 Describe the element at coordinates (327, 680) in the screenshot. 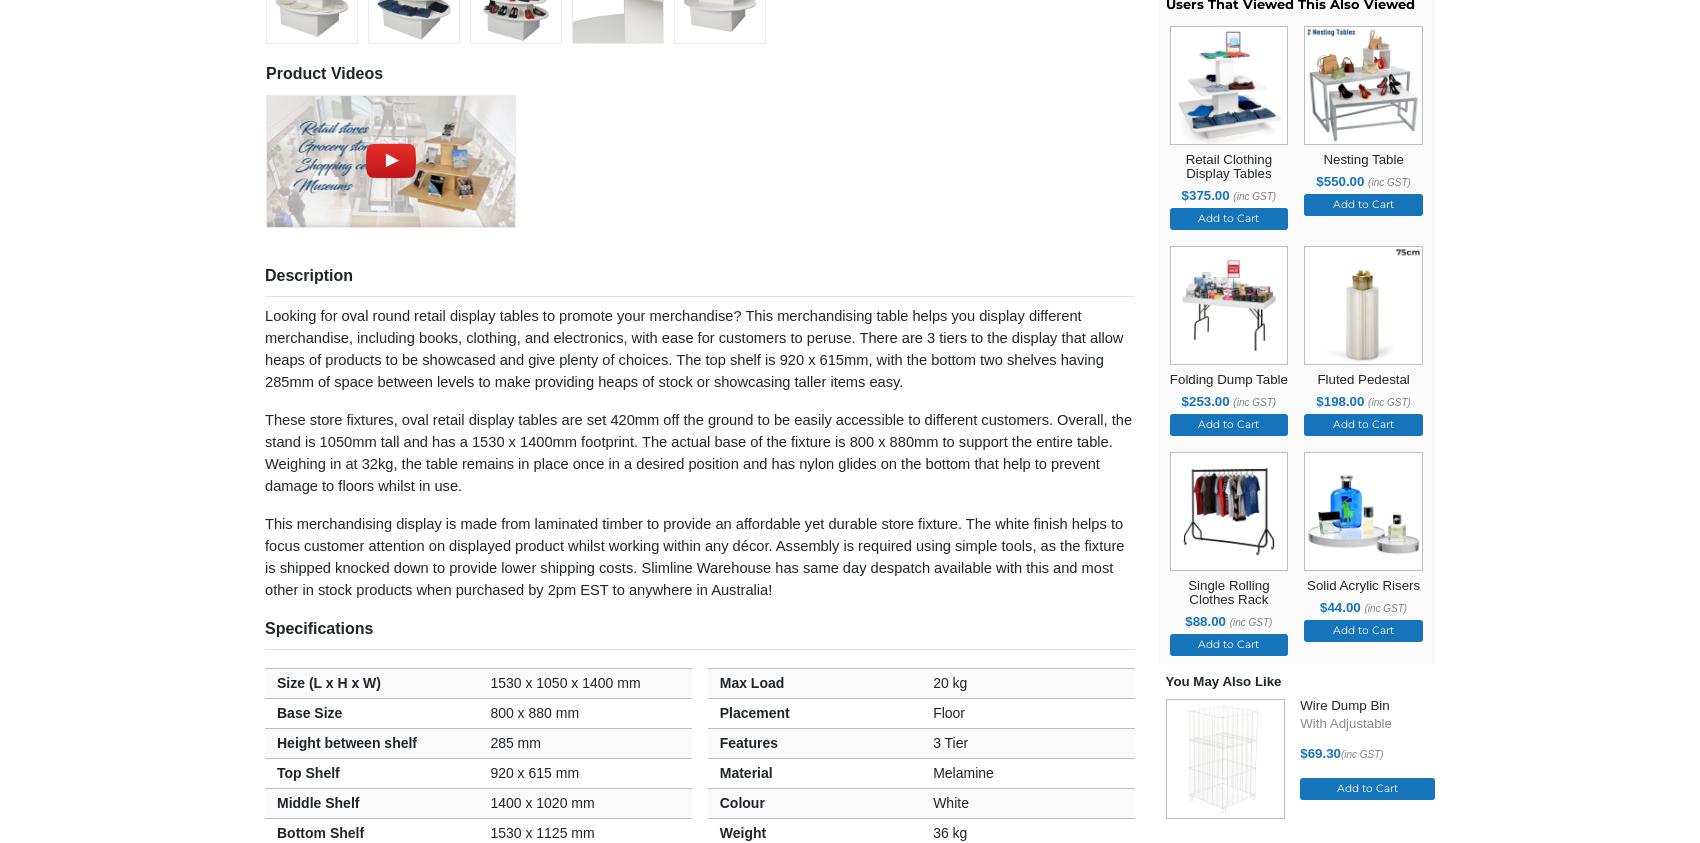

I see `'Size (L x H x W)'` at that location.